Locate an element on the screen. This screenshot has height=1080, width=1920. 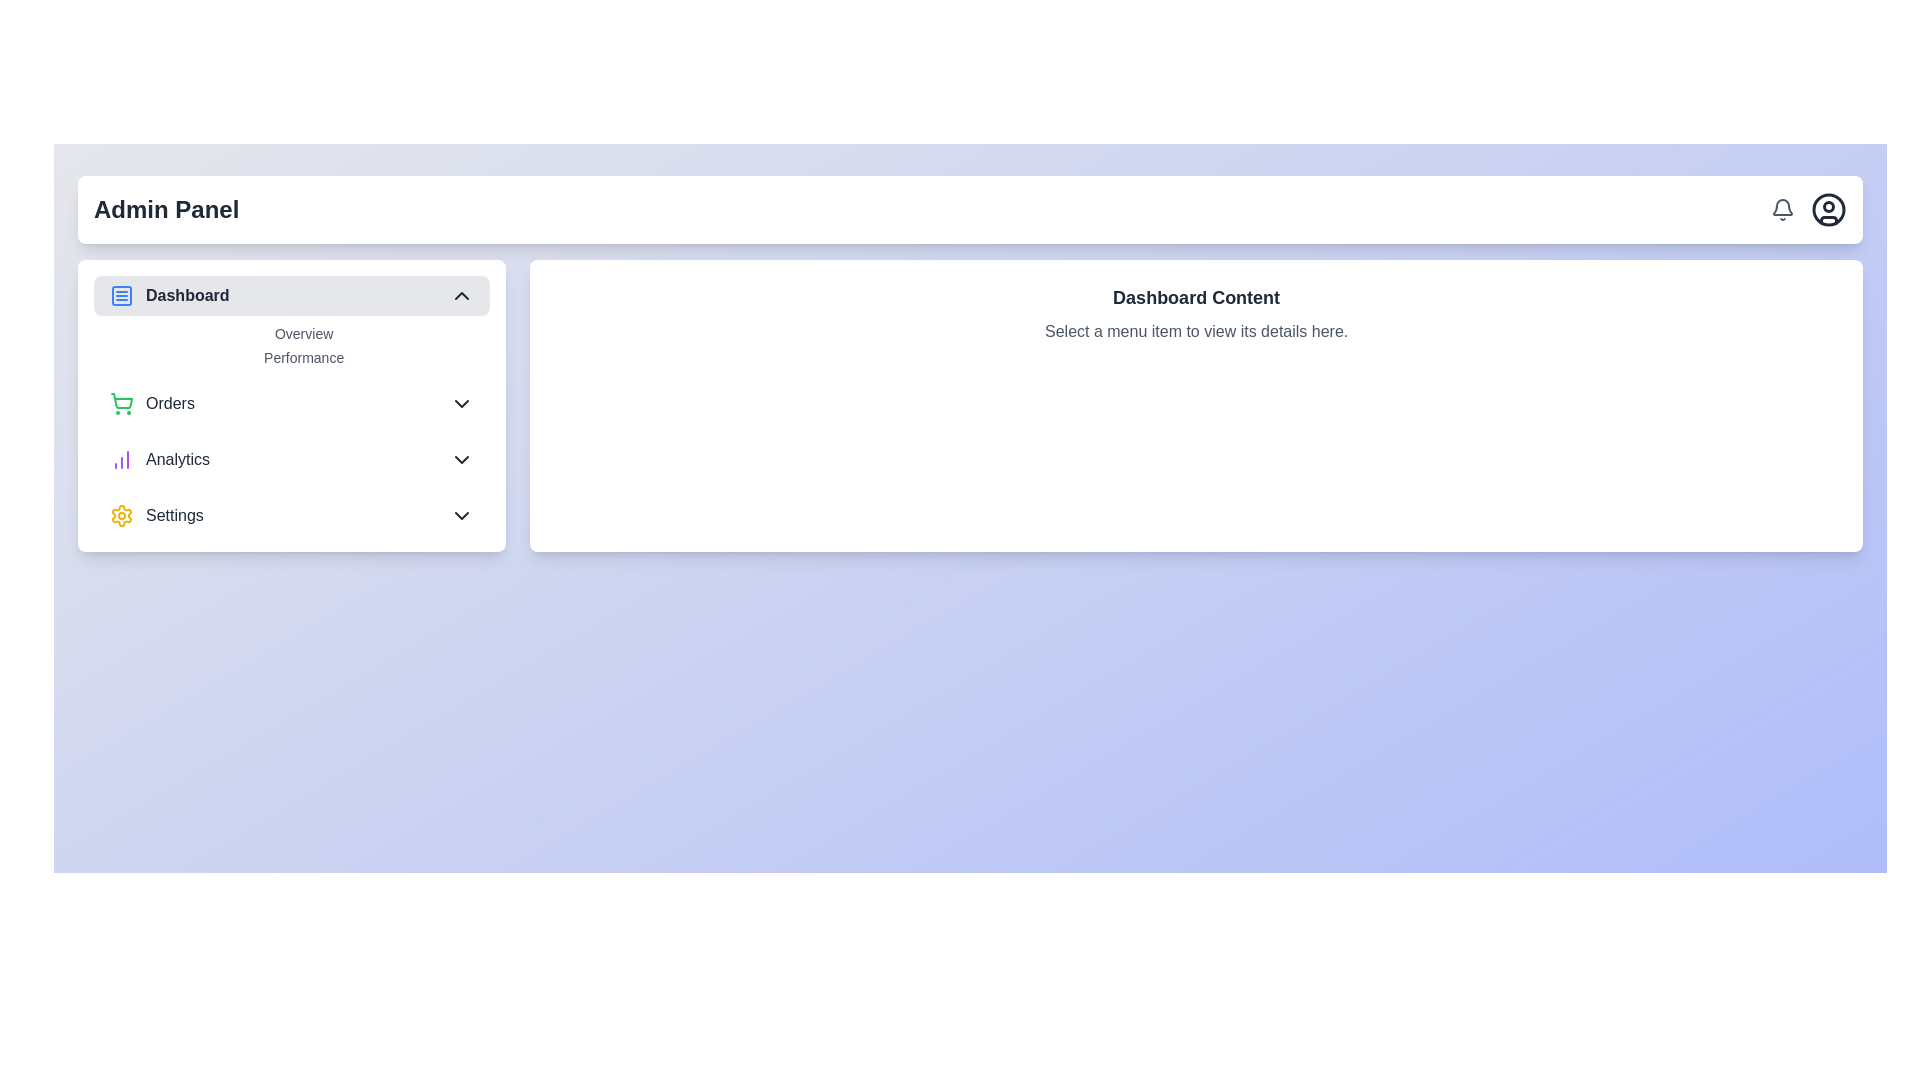
the downward-pointing chevron icon located to the far-right of the 'Orders' menu item is located at coordinates (461, 404).